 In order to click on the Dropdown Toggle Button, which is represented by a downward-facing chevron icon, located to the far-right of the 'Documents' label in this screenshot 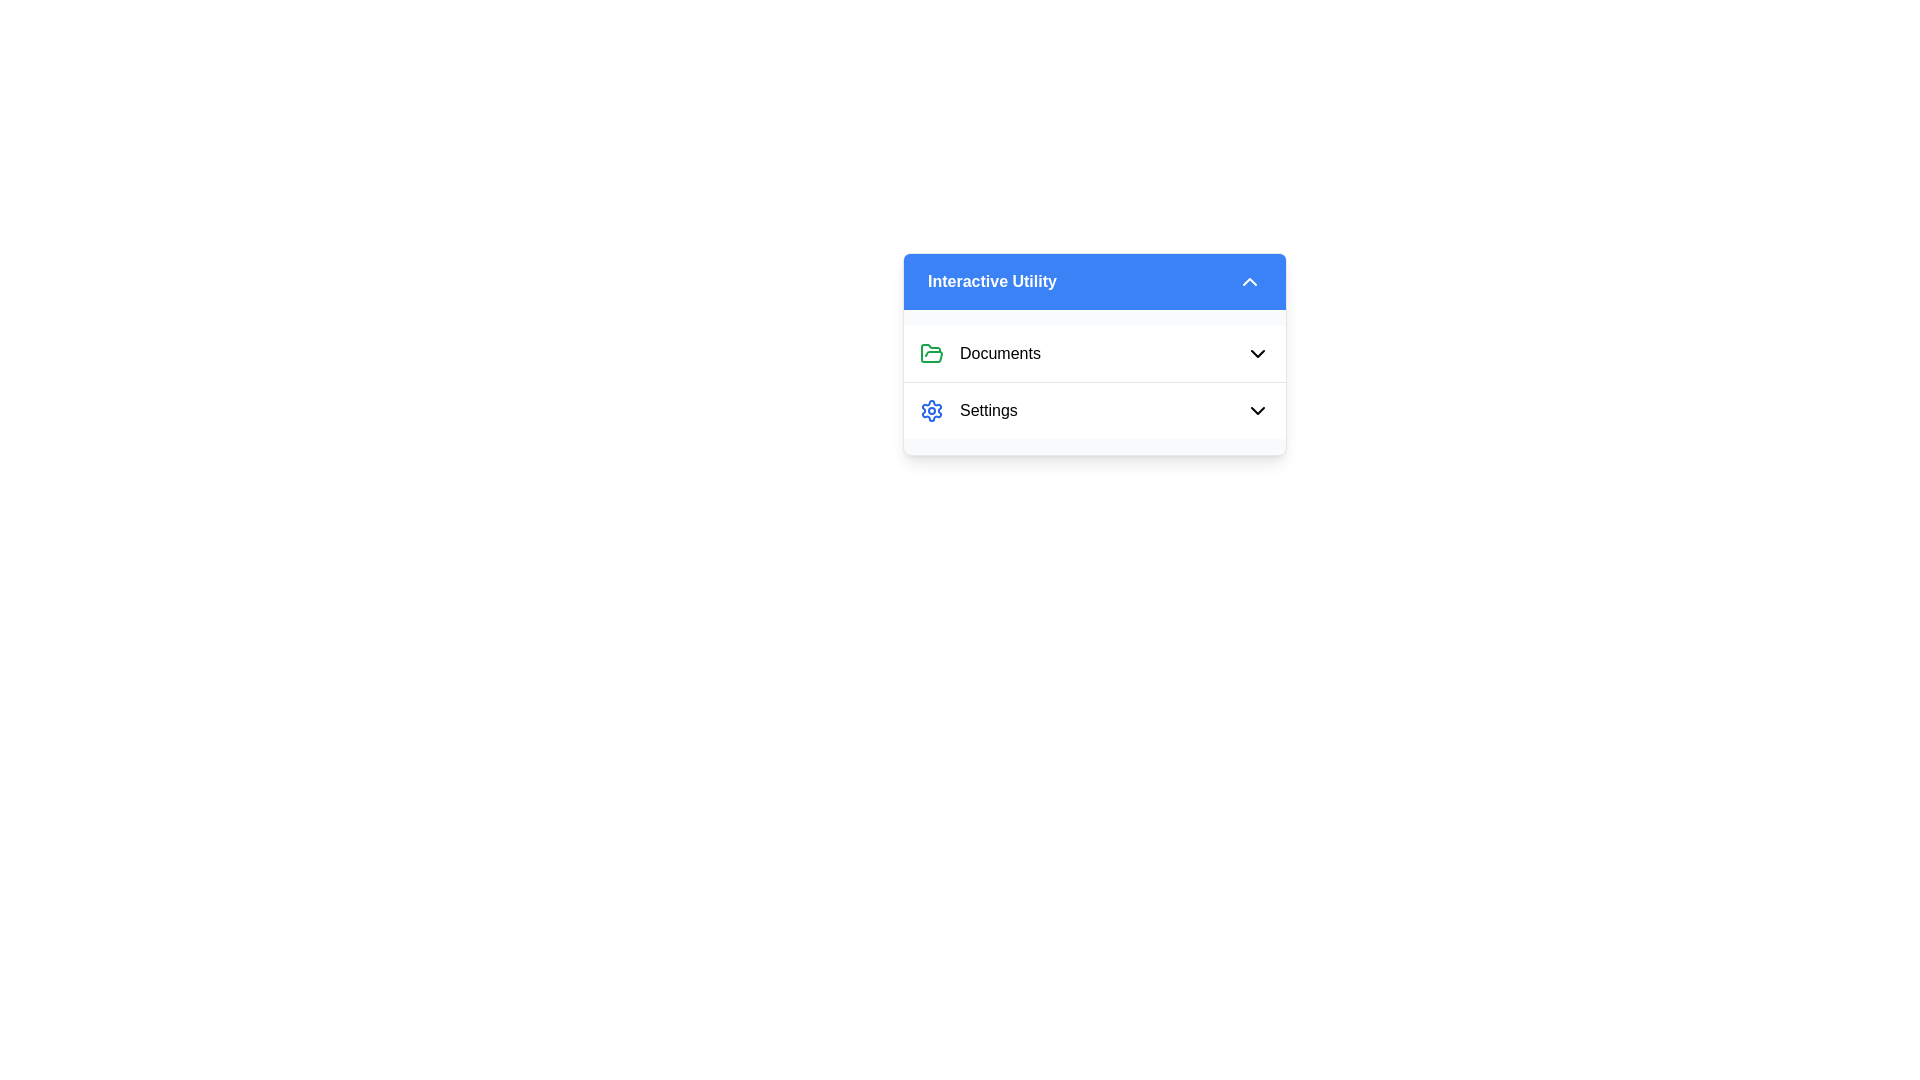, I will do `click(1256, 353)`.